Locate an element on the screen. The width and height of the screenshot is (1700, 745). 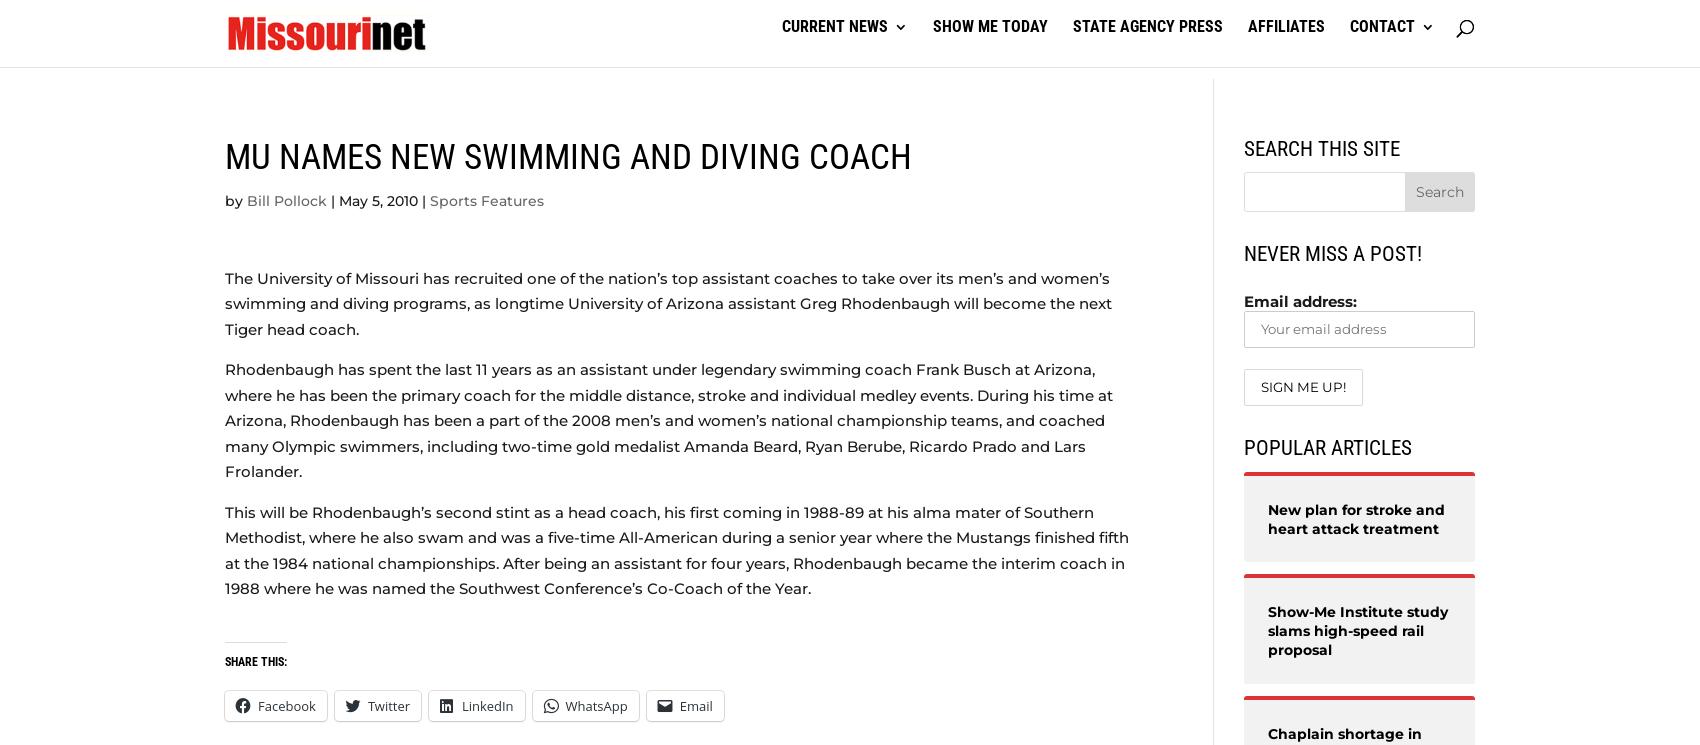
'History' is located at coordinates (1100, 163).